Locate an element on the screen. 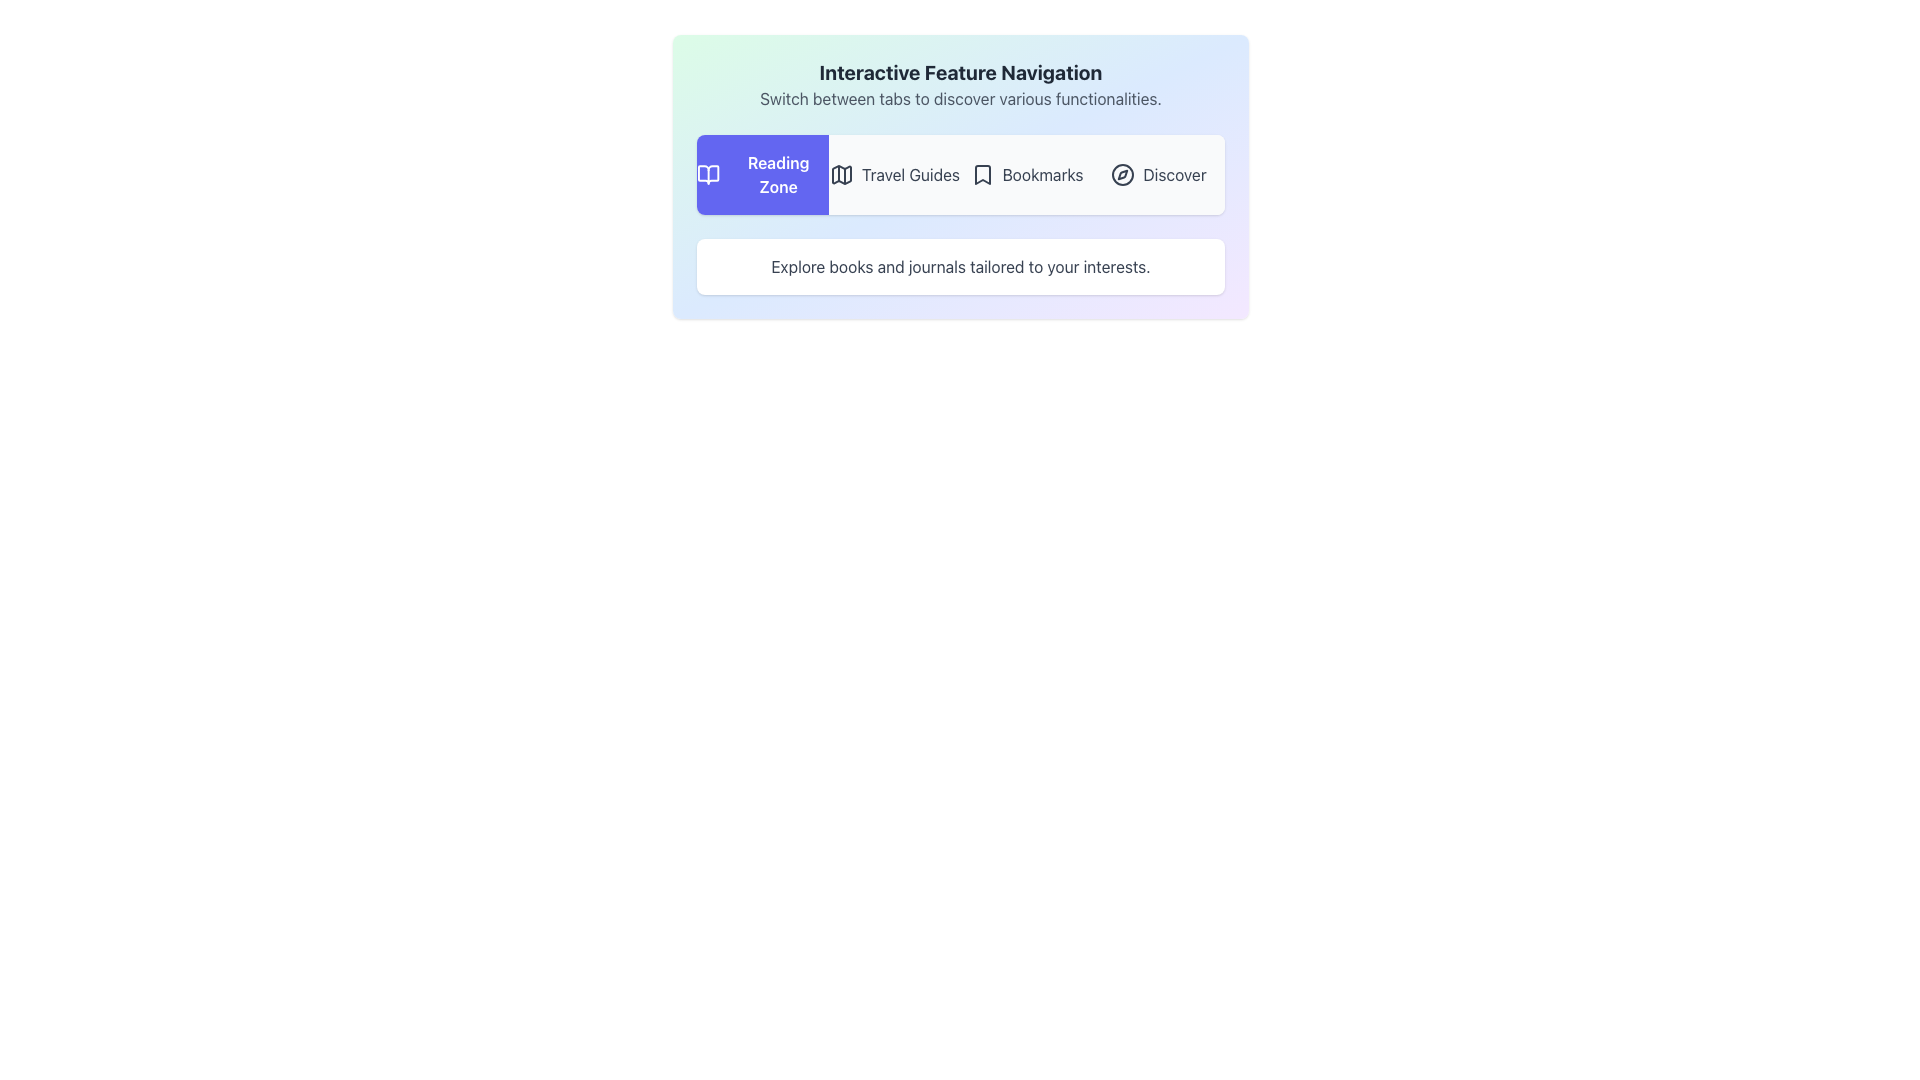 The image size is (1920, 1080). text in the Text description area that contains the message 'Explore books and journals tailored to your interests' is located at coordinates (960, 265).